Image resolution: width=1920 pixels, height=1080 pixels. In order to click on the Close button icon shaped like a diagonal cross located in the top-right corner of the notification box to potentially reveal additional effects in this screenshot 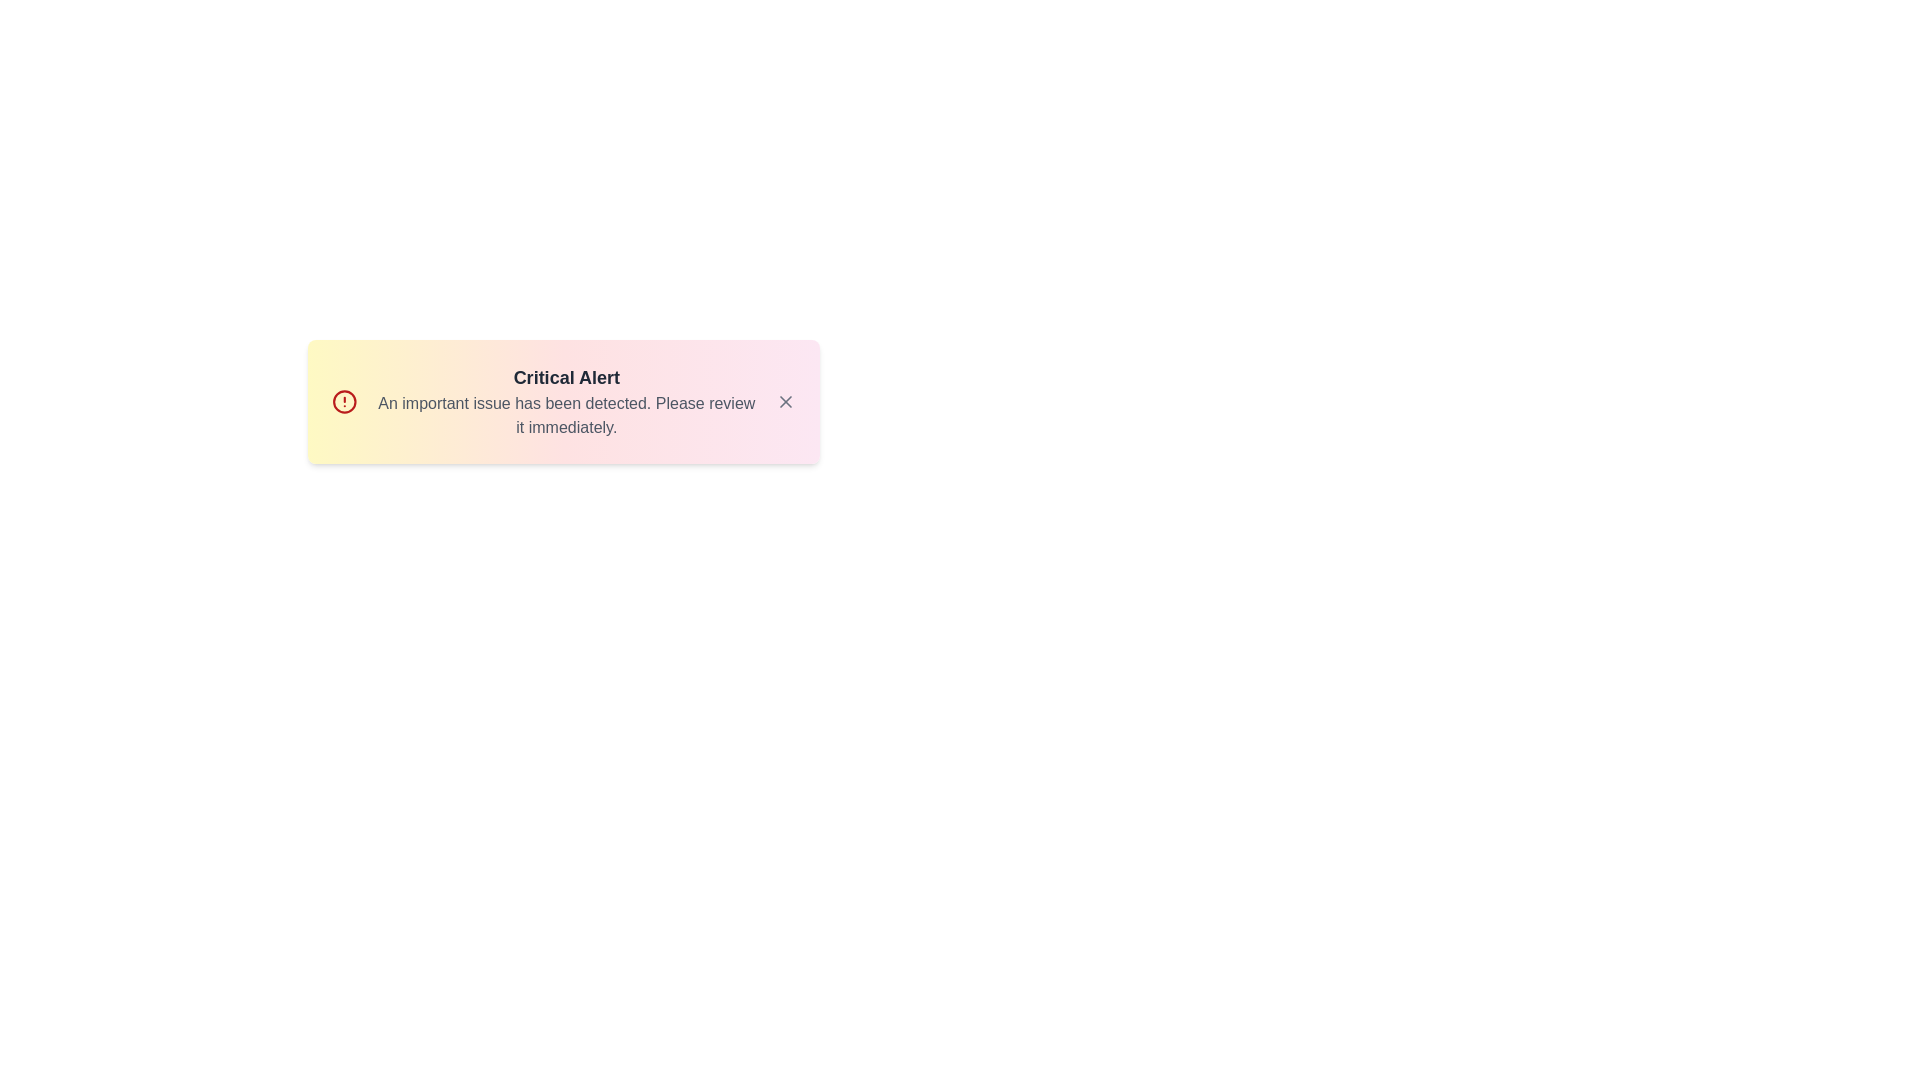, I will do `click(785, 401)`.